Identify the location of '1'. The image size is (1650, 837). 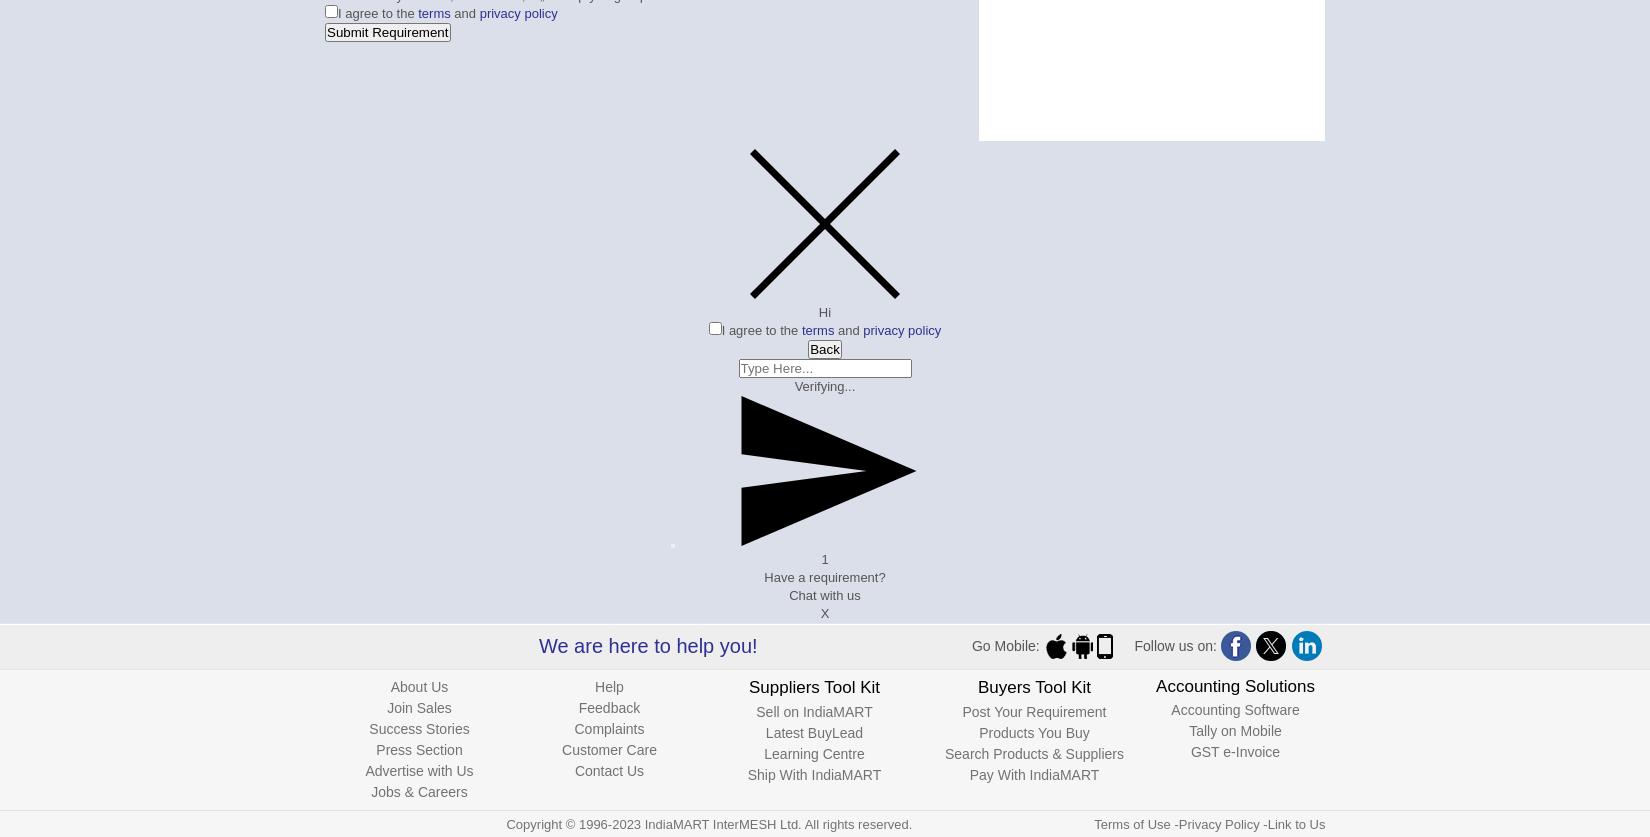
(823, 559).